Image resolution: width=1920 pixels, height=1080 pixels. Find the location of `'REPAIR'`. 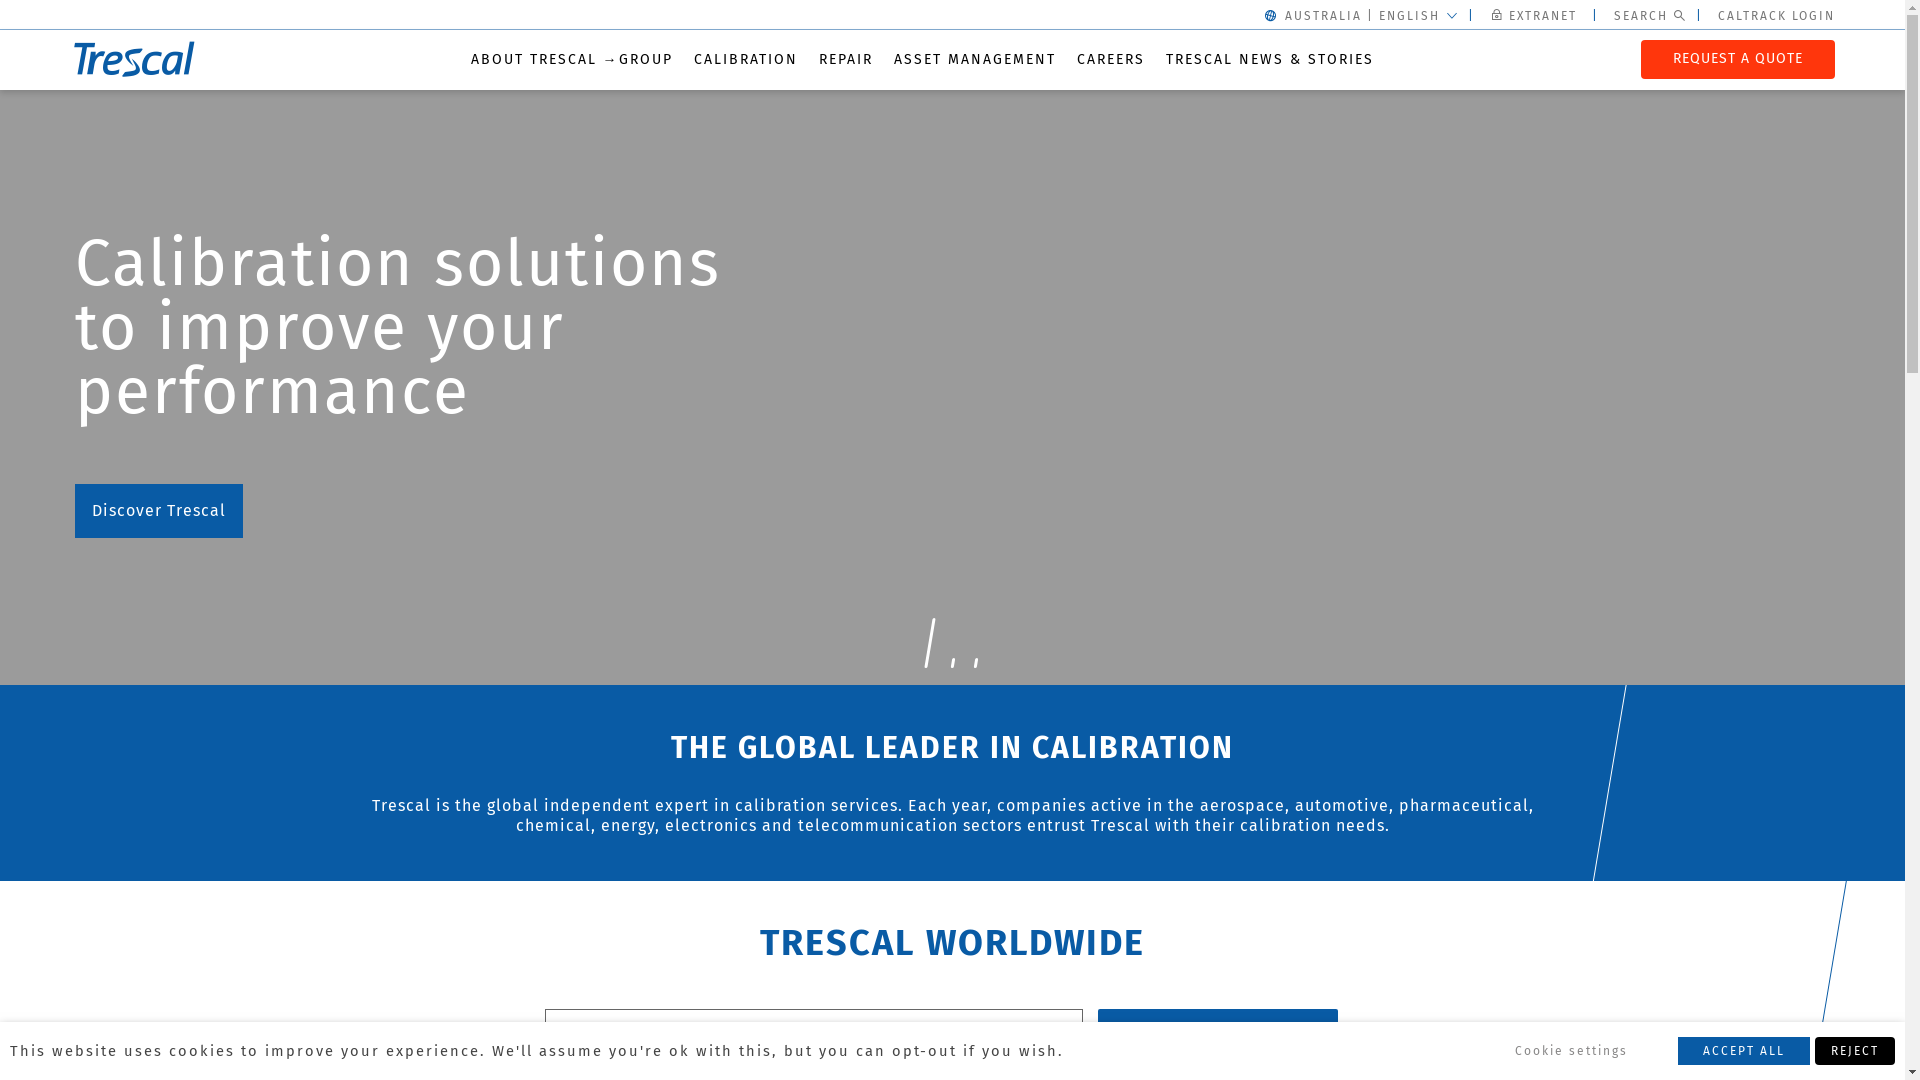

'REPAIR' is located at coordinates (844, 58).